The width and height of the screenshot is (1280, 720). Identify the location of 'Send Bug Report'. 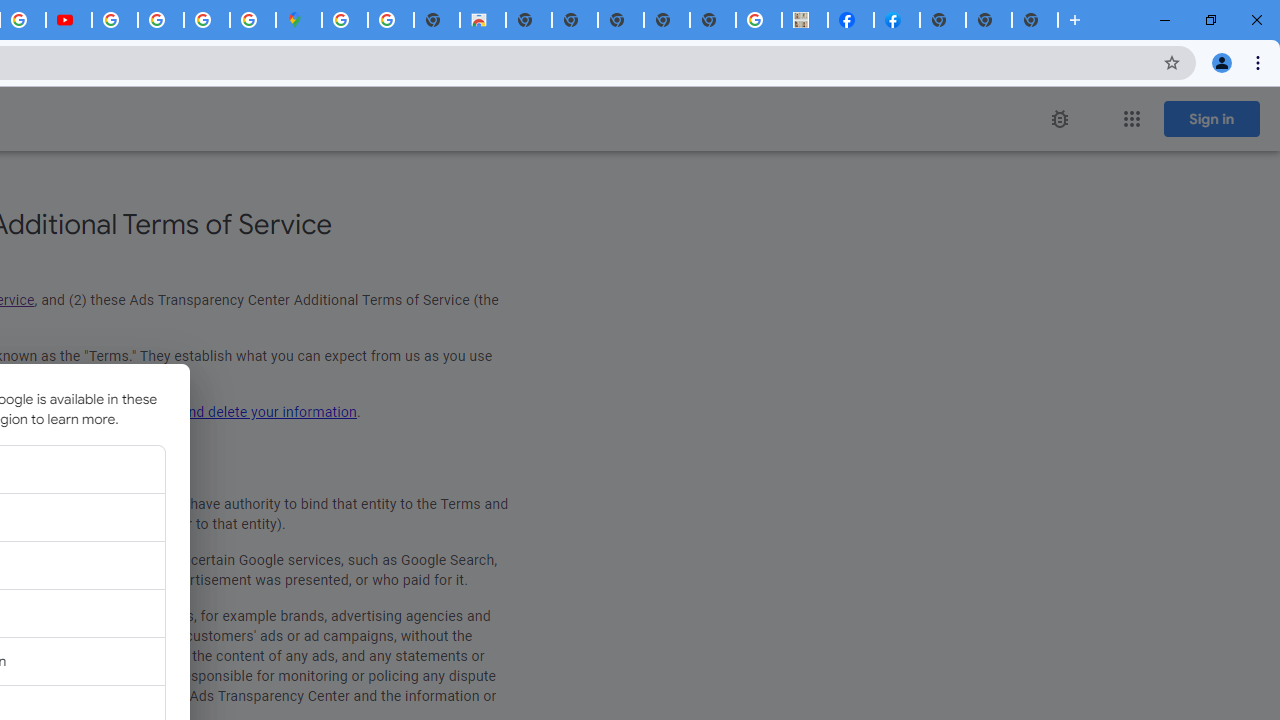
(1058, 119).